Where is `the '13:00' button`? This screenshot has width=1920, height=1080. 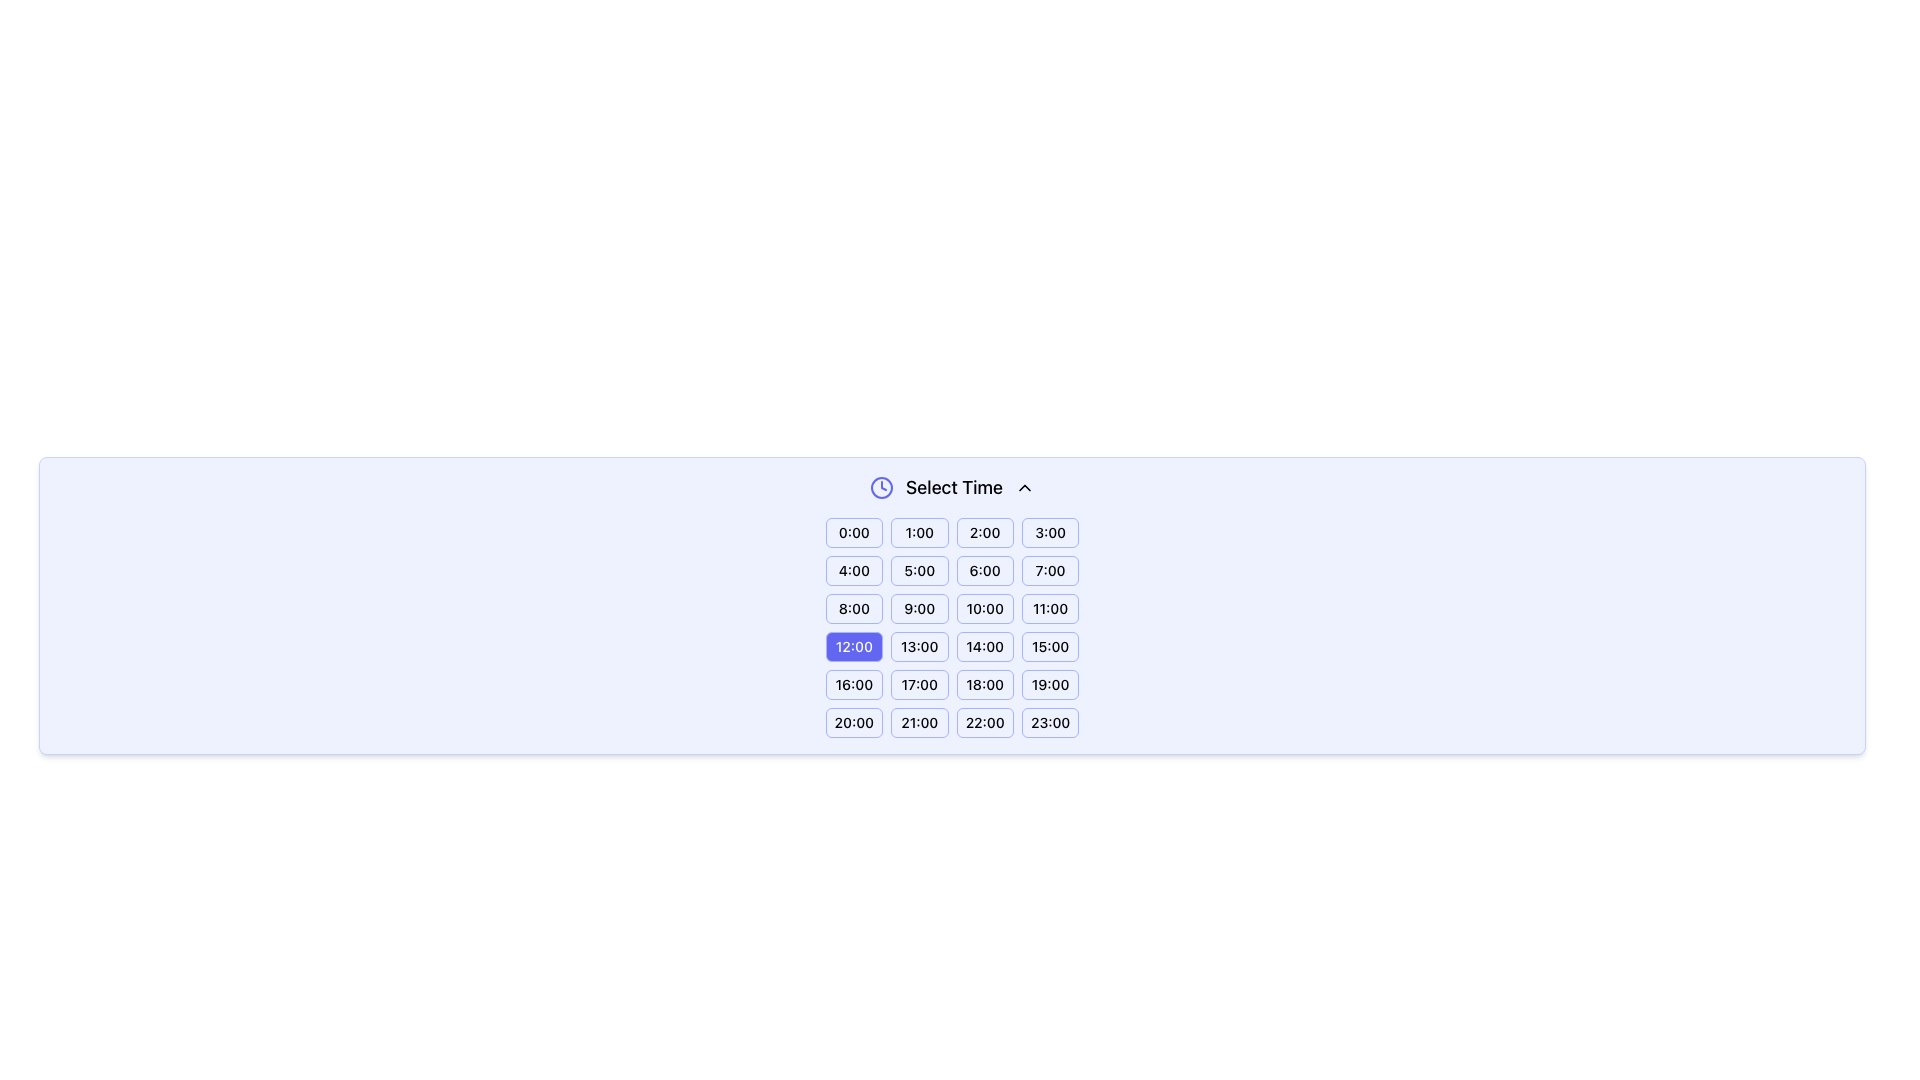 the '13:00' button is located at coordinates (918, 647).